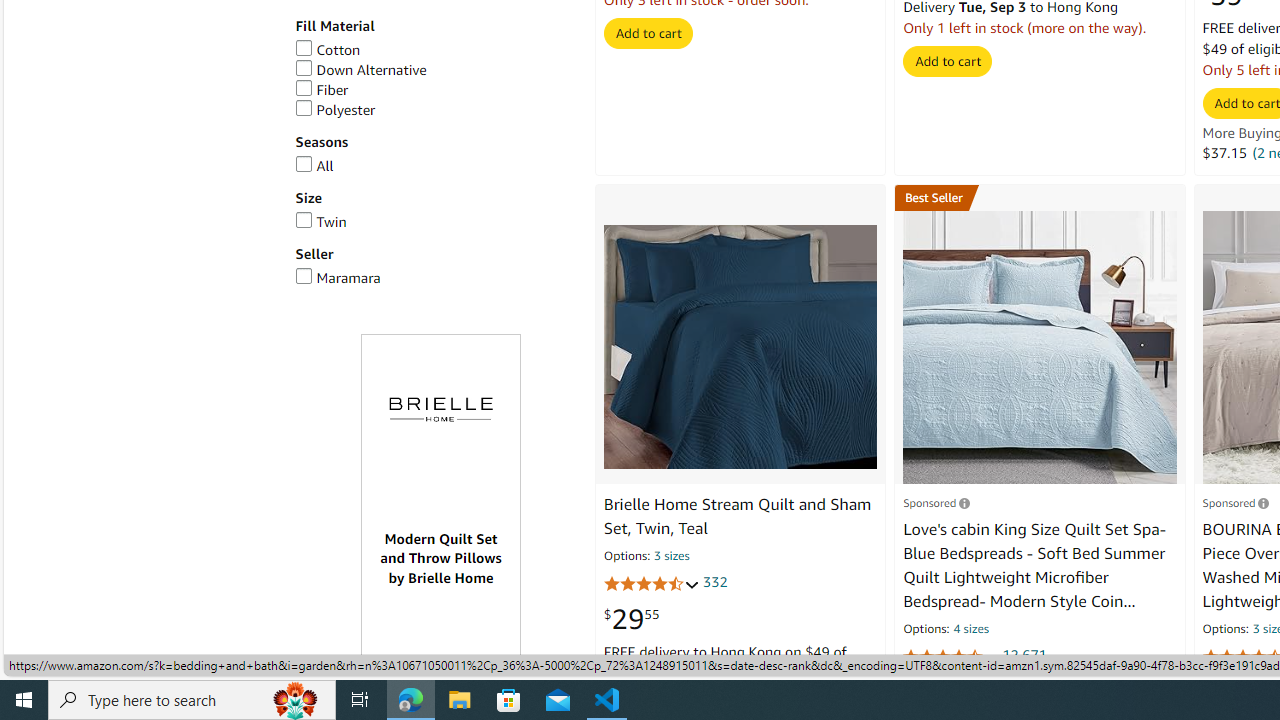 This screenshot has height=720, width=1280. What do you see at coordinates (327, 49) in the screenshot?
I see `'Cotton'` at bounding box center [327, 49].